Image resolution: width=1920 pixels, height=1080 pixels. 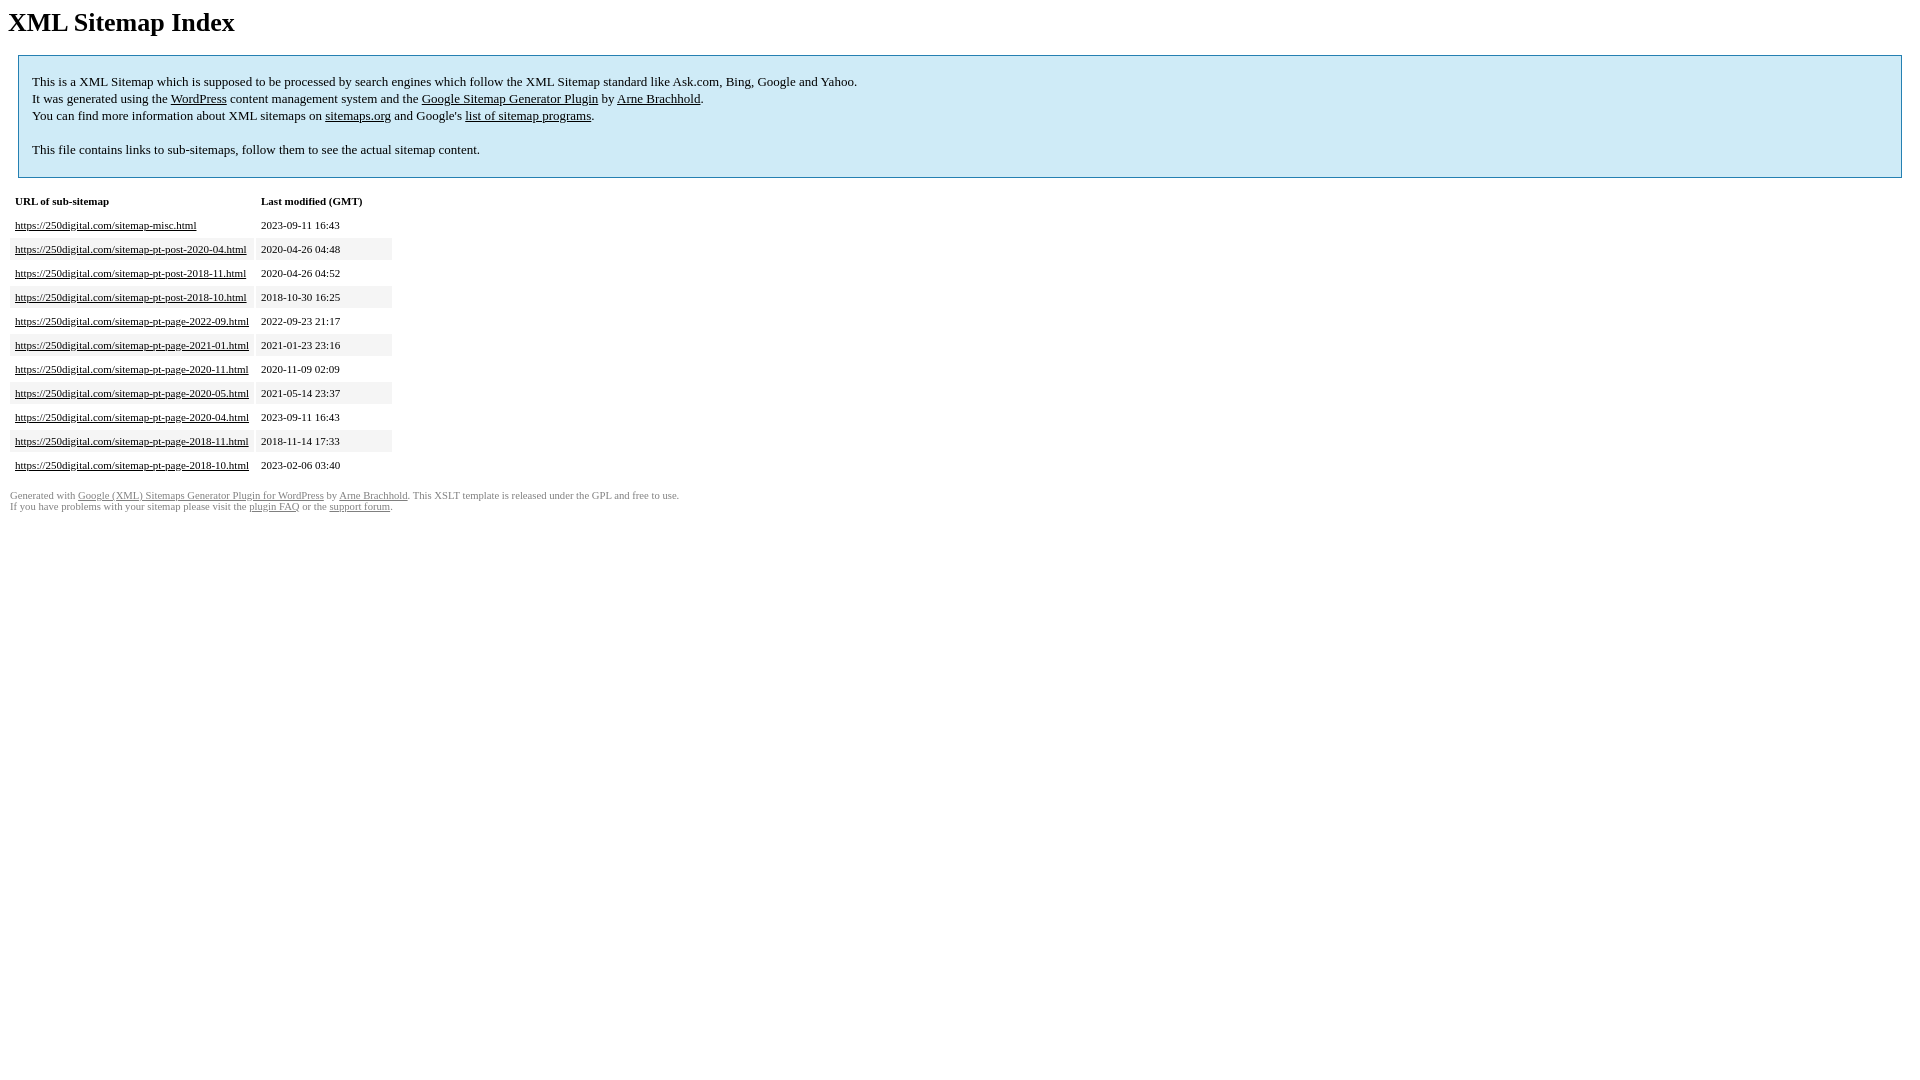 What do you see at coordinates (131, 465) in the screenshot?
I see `'https://250digital.com/sitemap-pt-page-2018-10.html'` at bounding box center [131, 465].